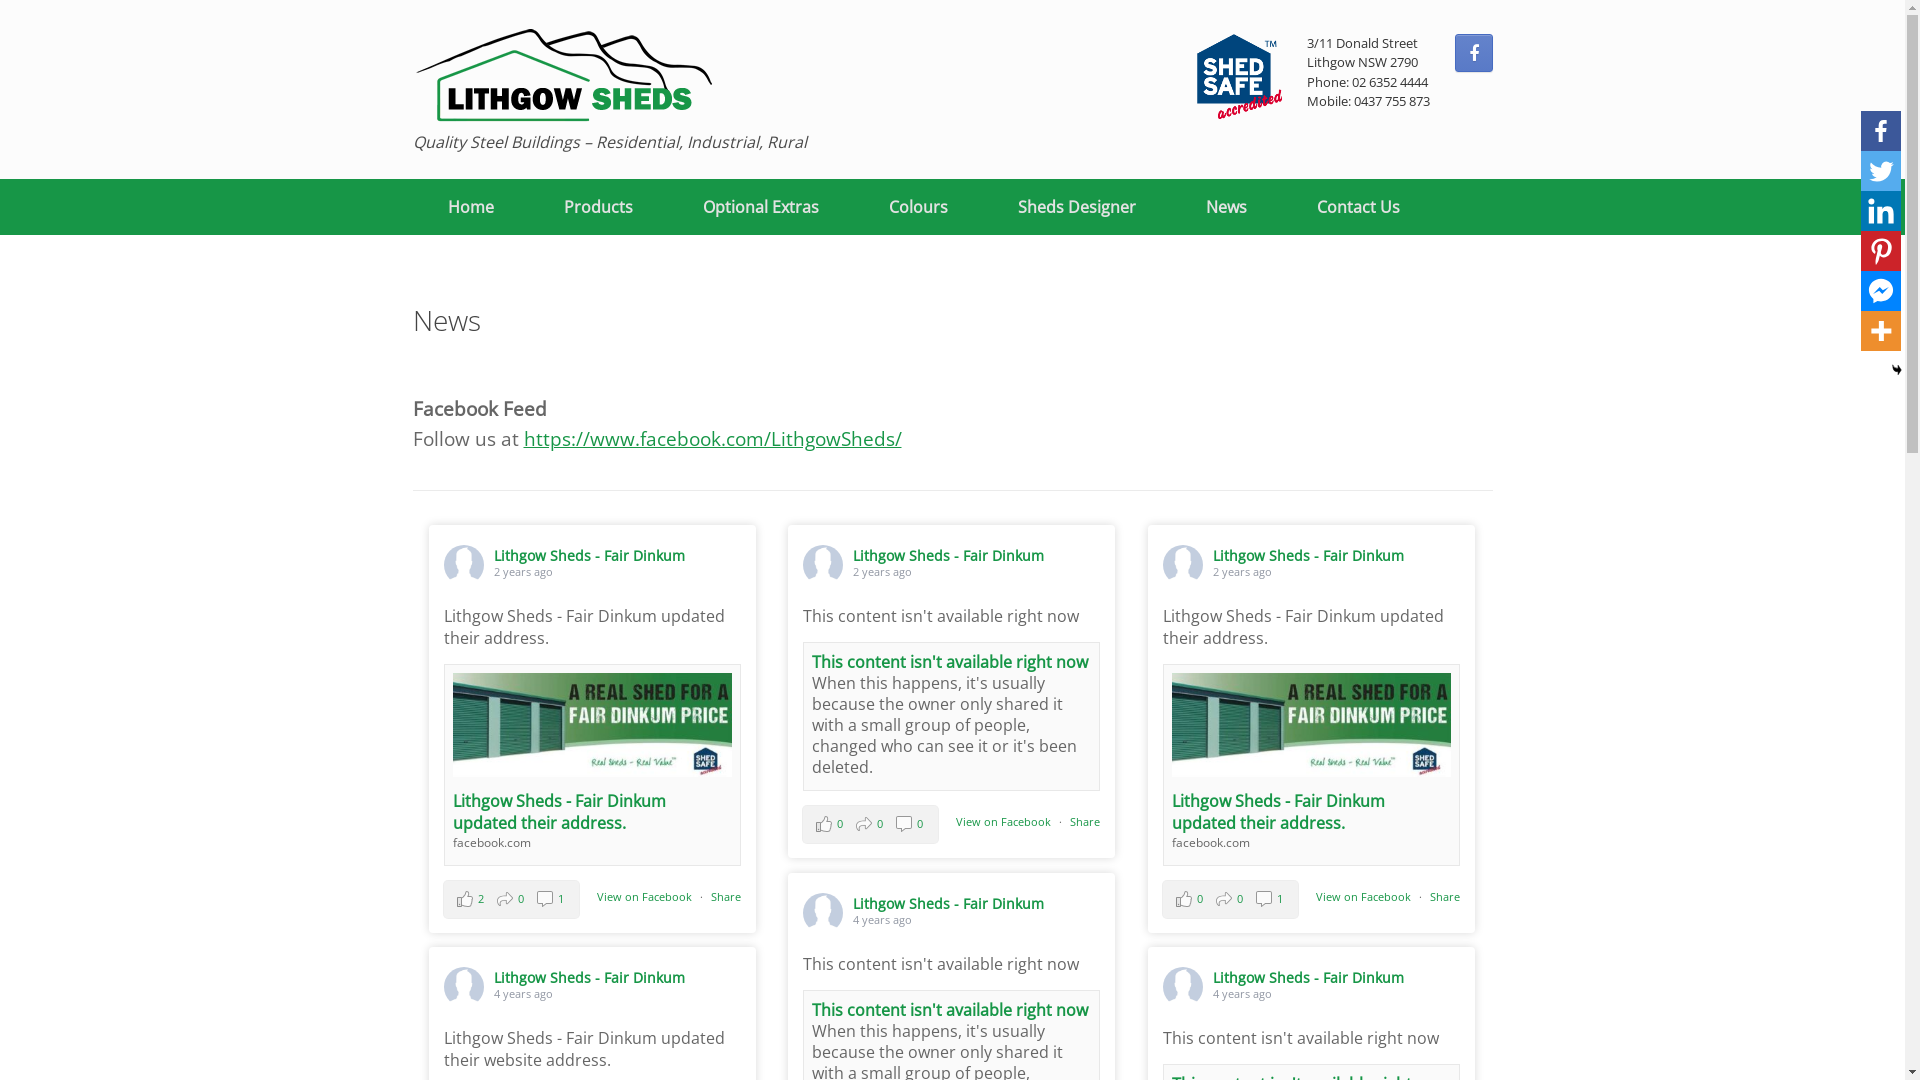 The width and height of the screenshot is (1920, 1080). Describe the element at coordinates (511, 897) in the screenshot. I see `'View Comments` at that location.